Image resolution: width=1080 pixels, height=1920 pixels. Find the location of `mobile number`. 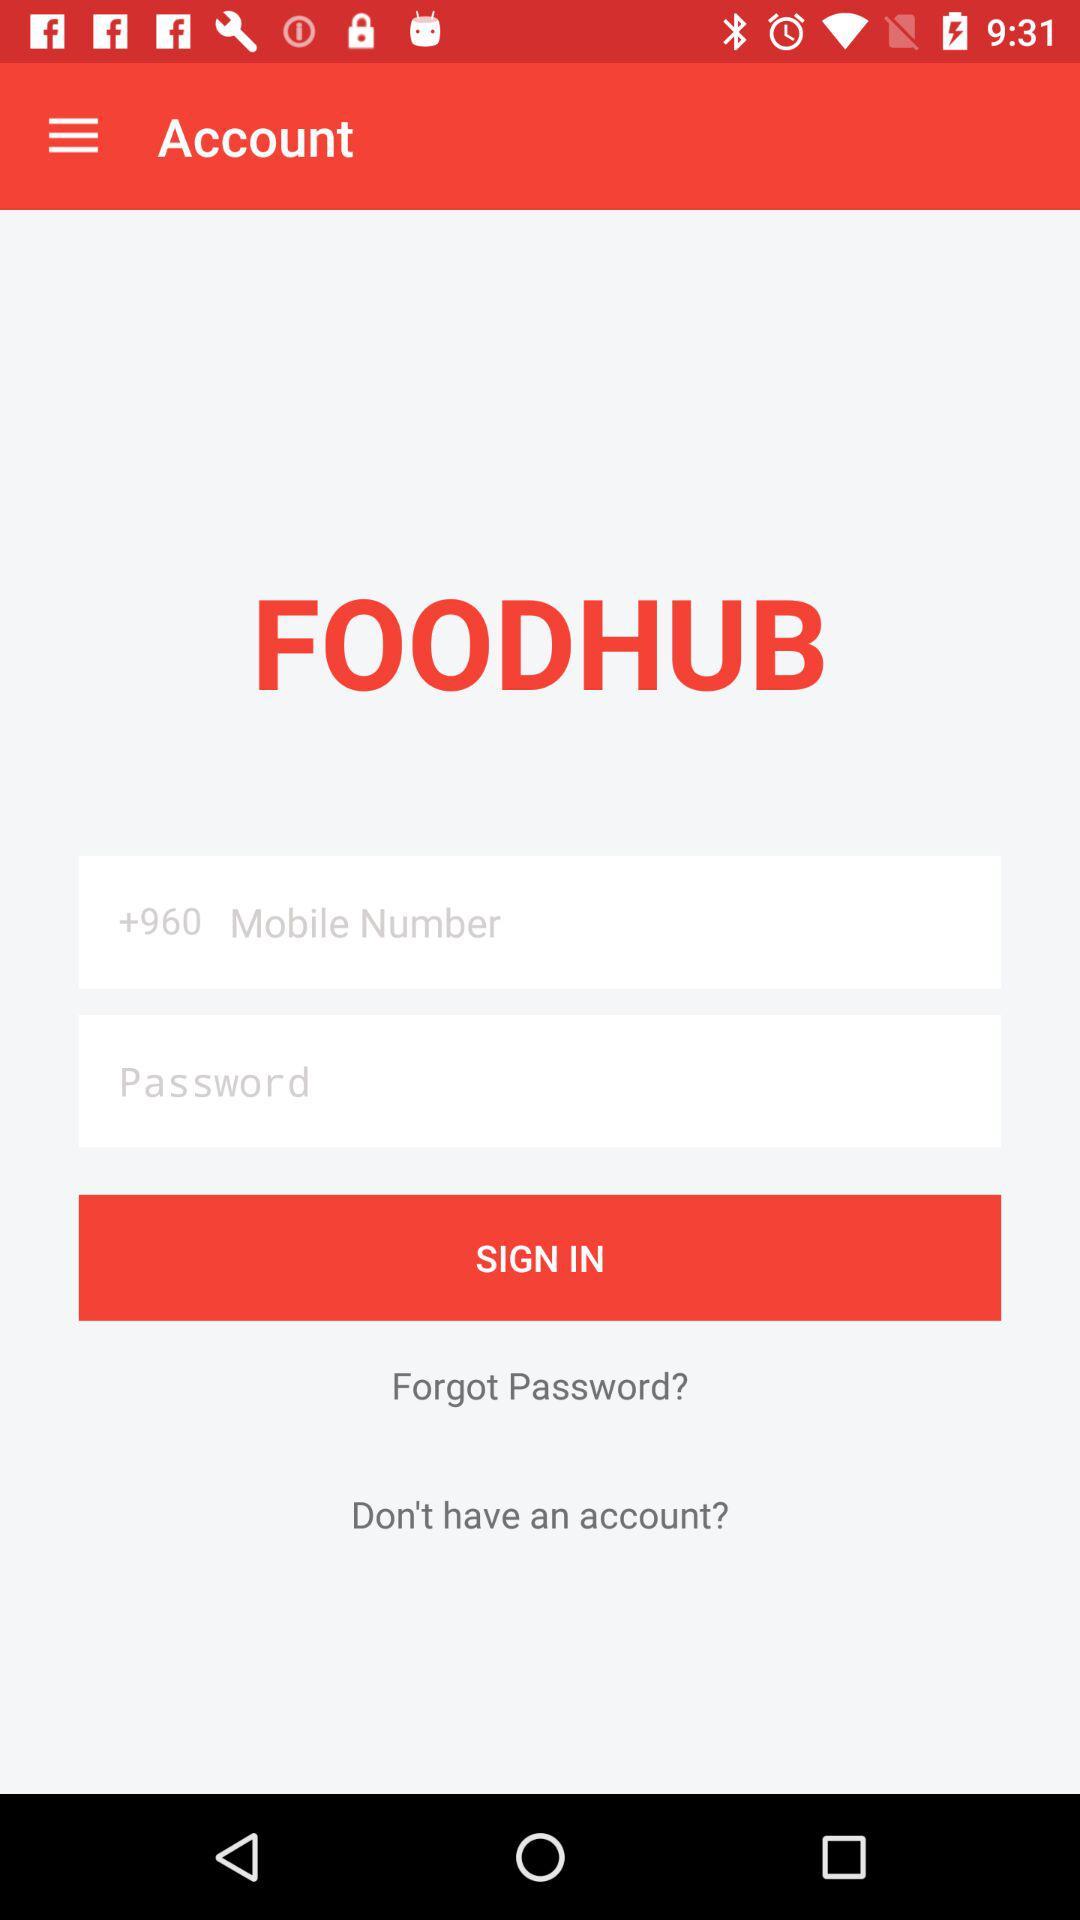

mobile number is located at coordinates (607, 921).